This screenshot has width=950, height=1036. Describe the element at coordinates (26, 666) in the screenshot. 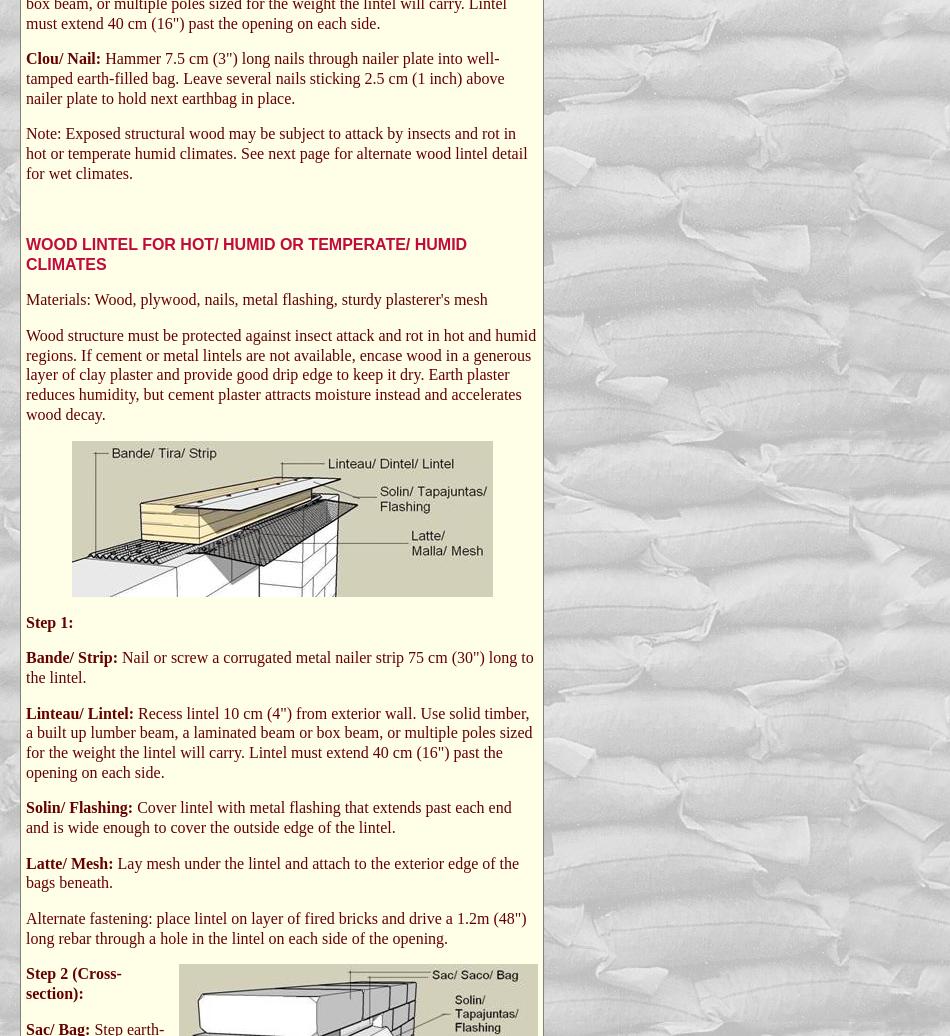

I see `'Nail or screw a corrugated metal nailer strip 75 cm (30") long to the lintel.'` at that location.